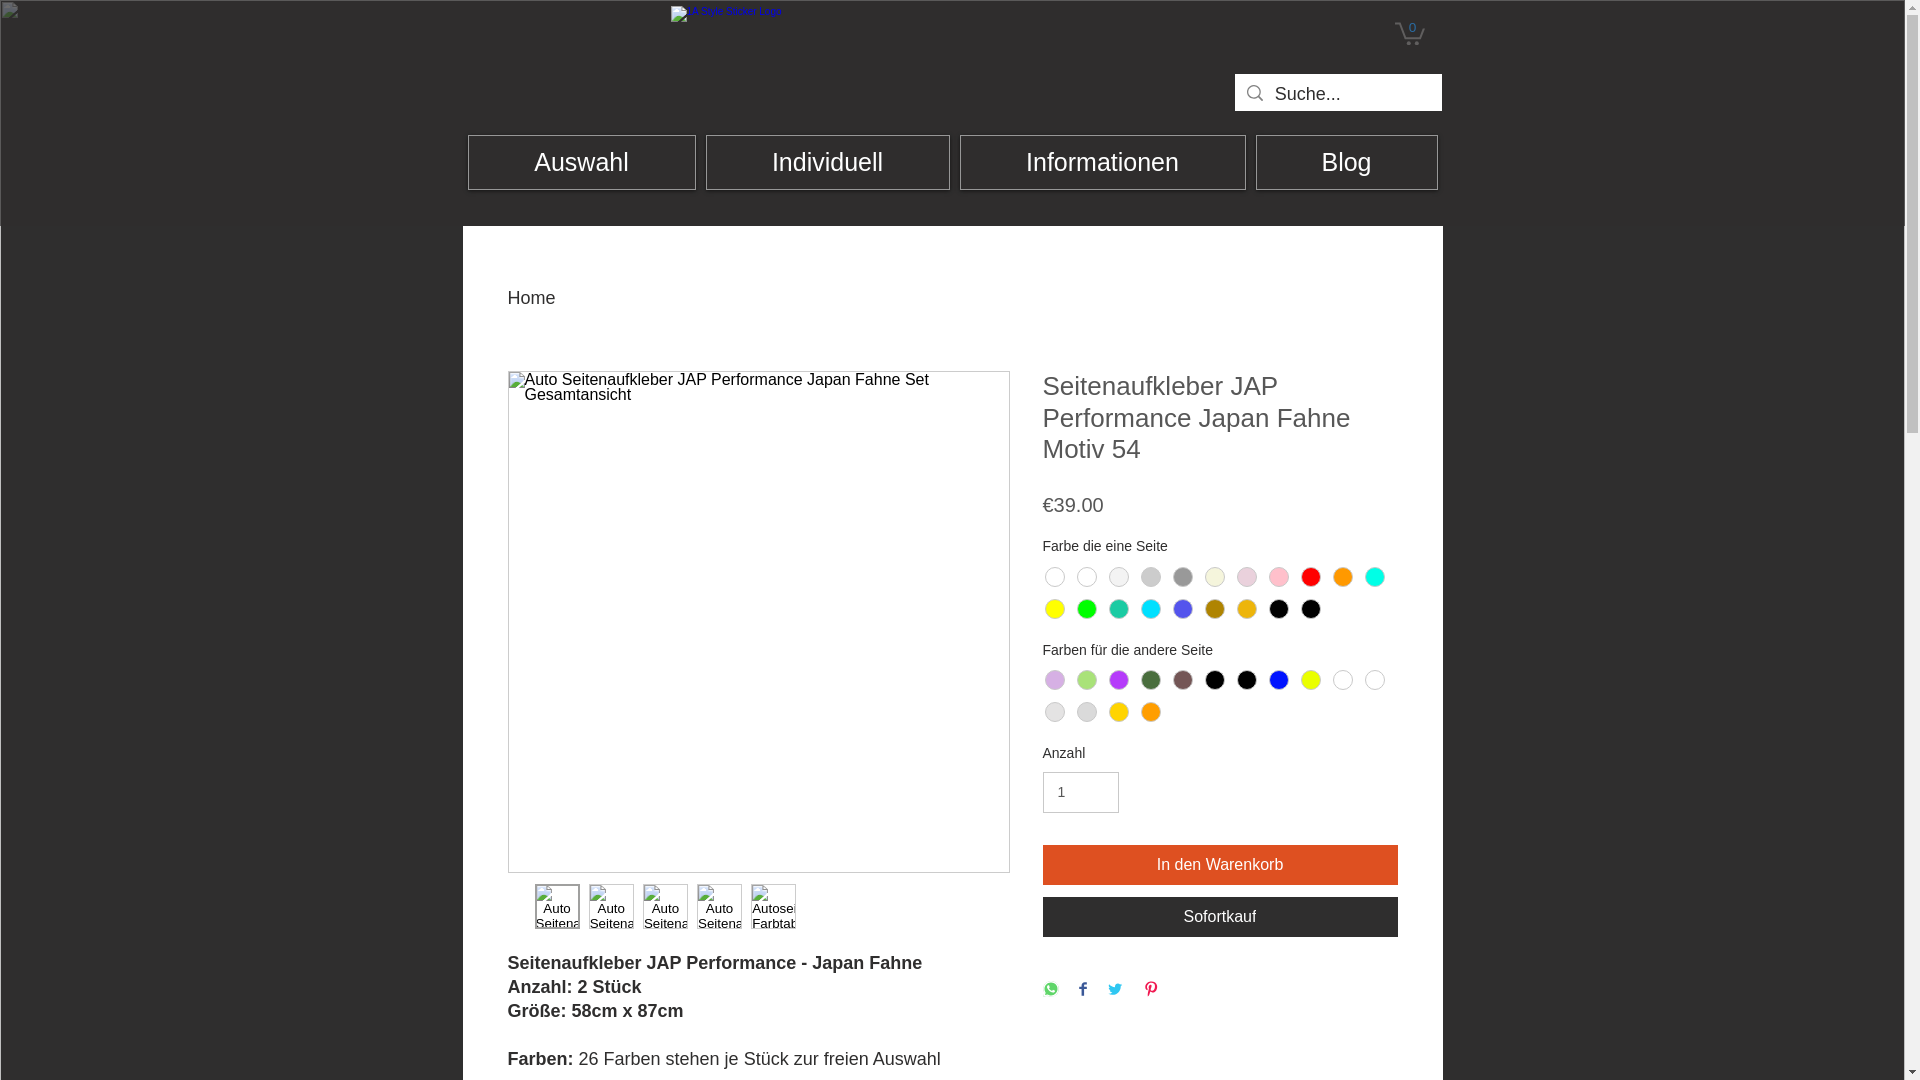 The height and width of the screenshot is (1080, 1920). I want to click on 'Blog', so click(1347, 161).